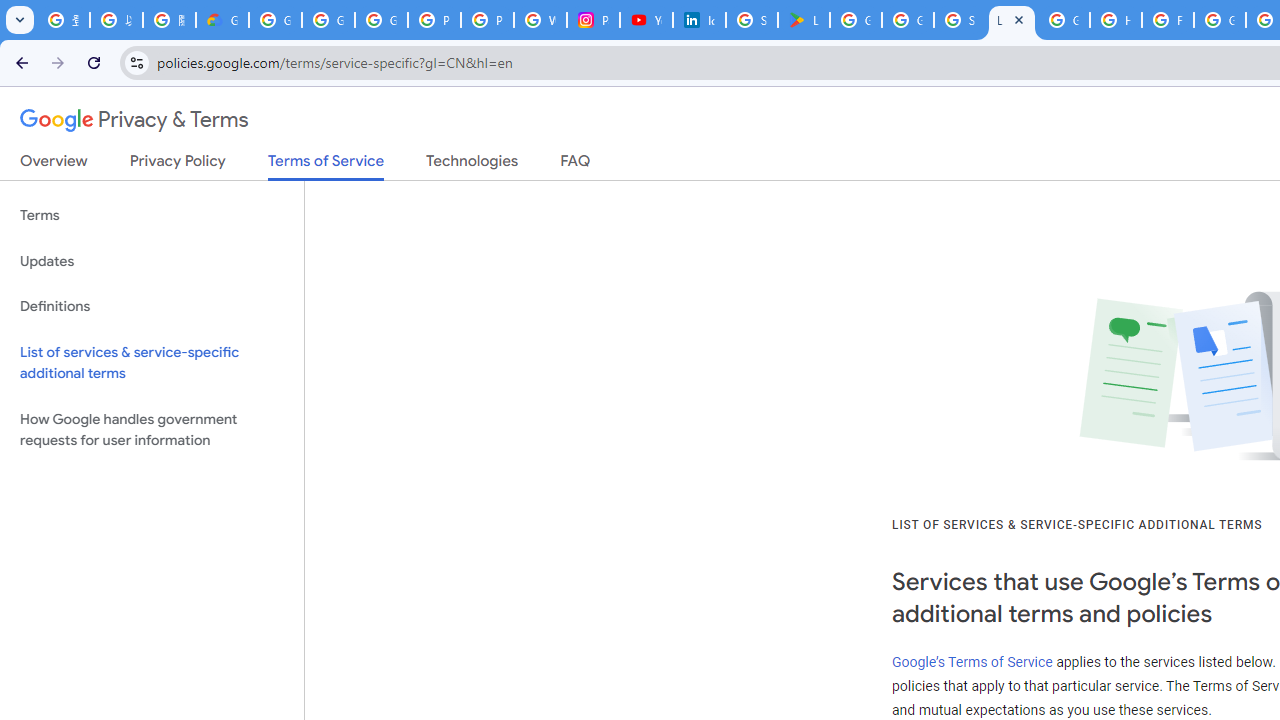 The height and width of the screenshot is (720, 1280). I want to click on 'Last Shelter: Survival - Apps on Google Play', so click(803, 20).